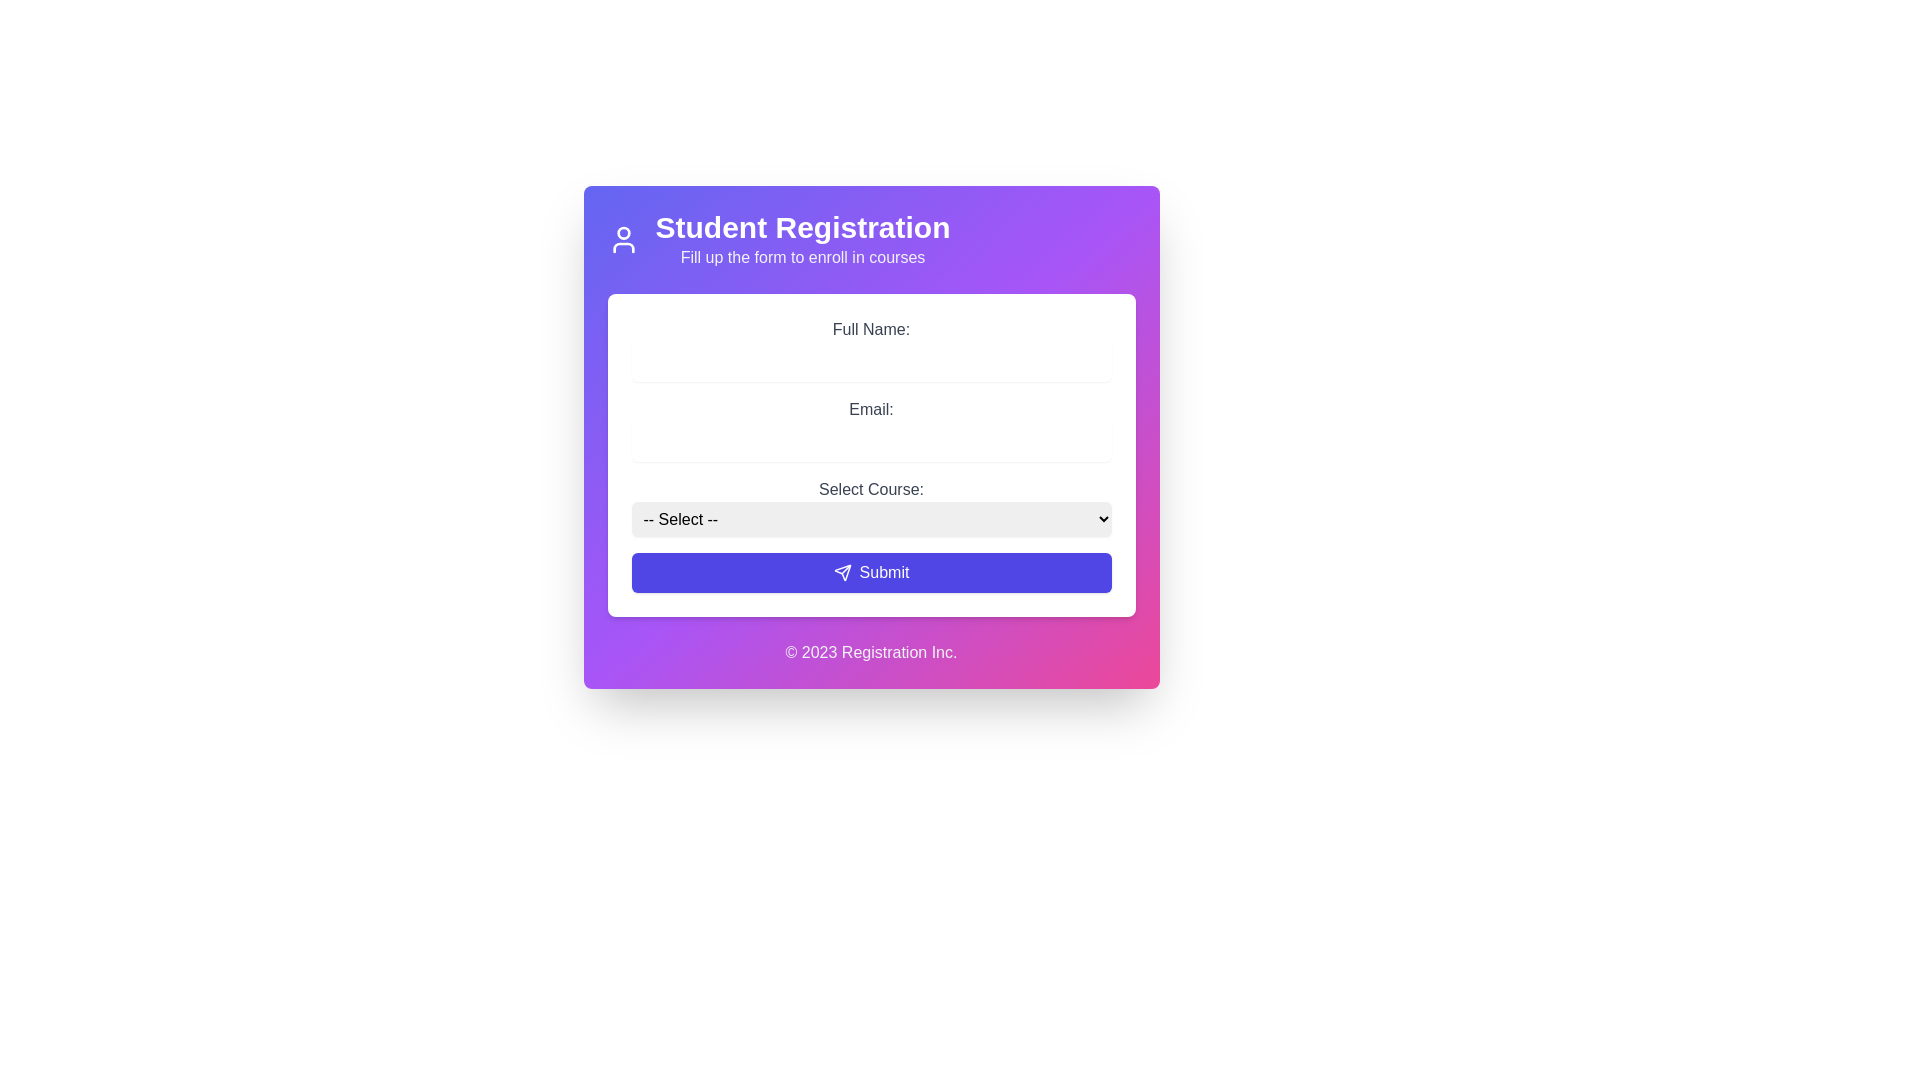 The height and width of the screenshot is (1080, 1920). Describe the element at coordinates (622, 238) in the screenshot. I see `the user avatar icon, which is white on a purple background, located to the left of the 'Student Registration' title in the registration panel` at that location.